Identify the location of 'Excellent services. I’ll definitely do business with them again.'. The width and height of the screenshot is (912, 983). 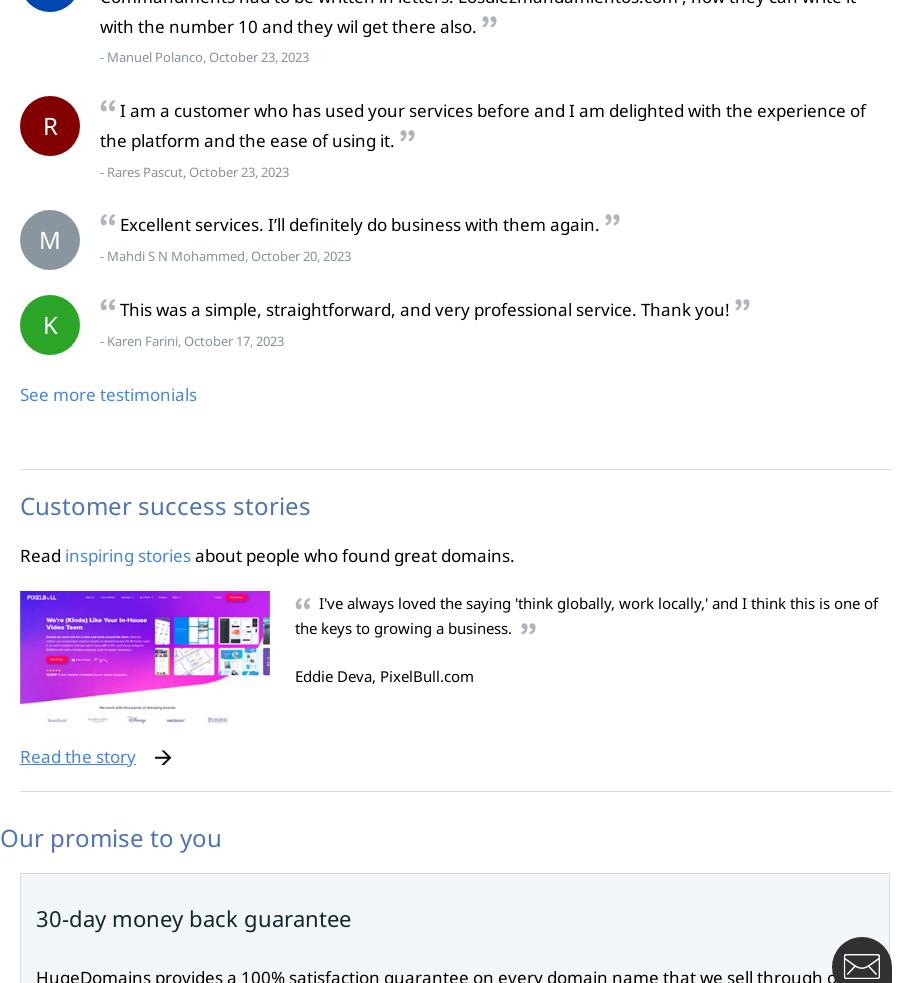
(358, 224).